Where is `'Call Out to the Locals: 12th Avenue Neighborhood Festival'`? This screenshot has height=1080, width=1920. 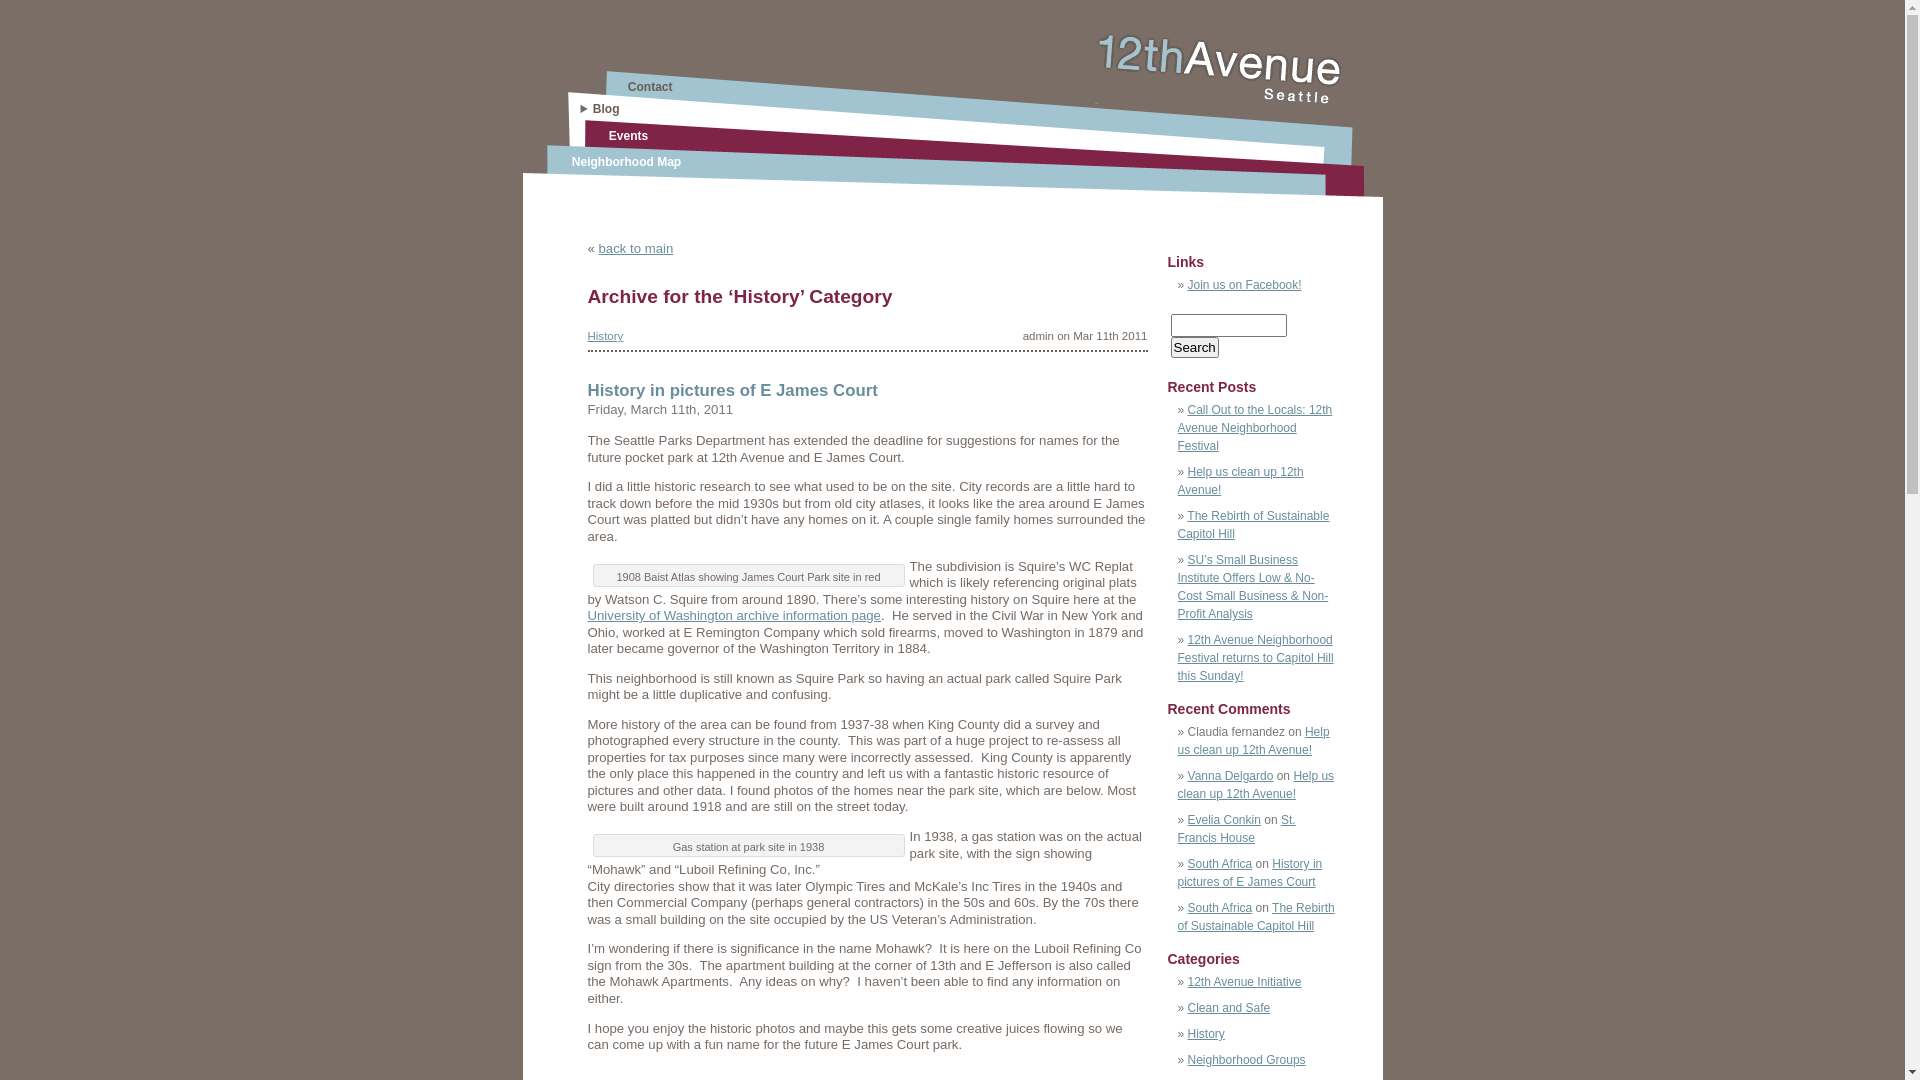
'Call Out to the Locals: 12th Avenue Neighborhood Festival' is located at coordinates (1177, 427).